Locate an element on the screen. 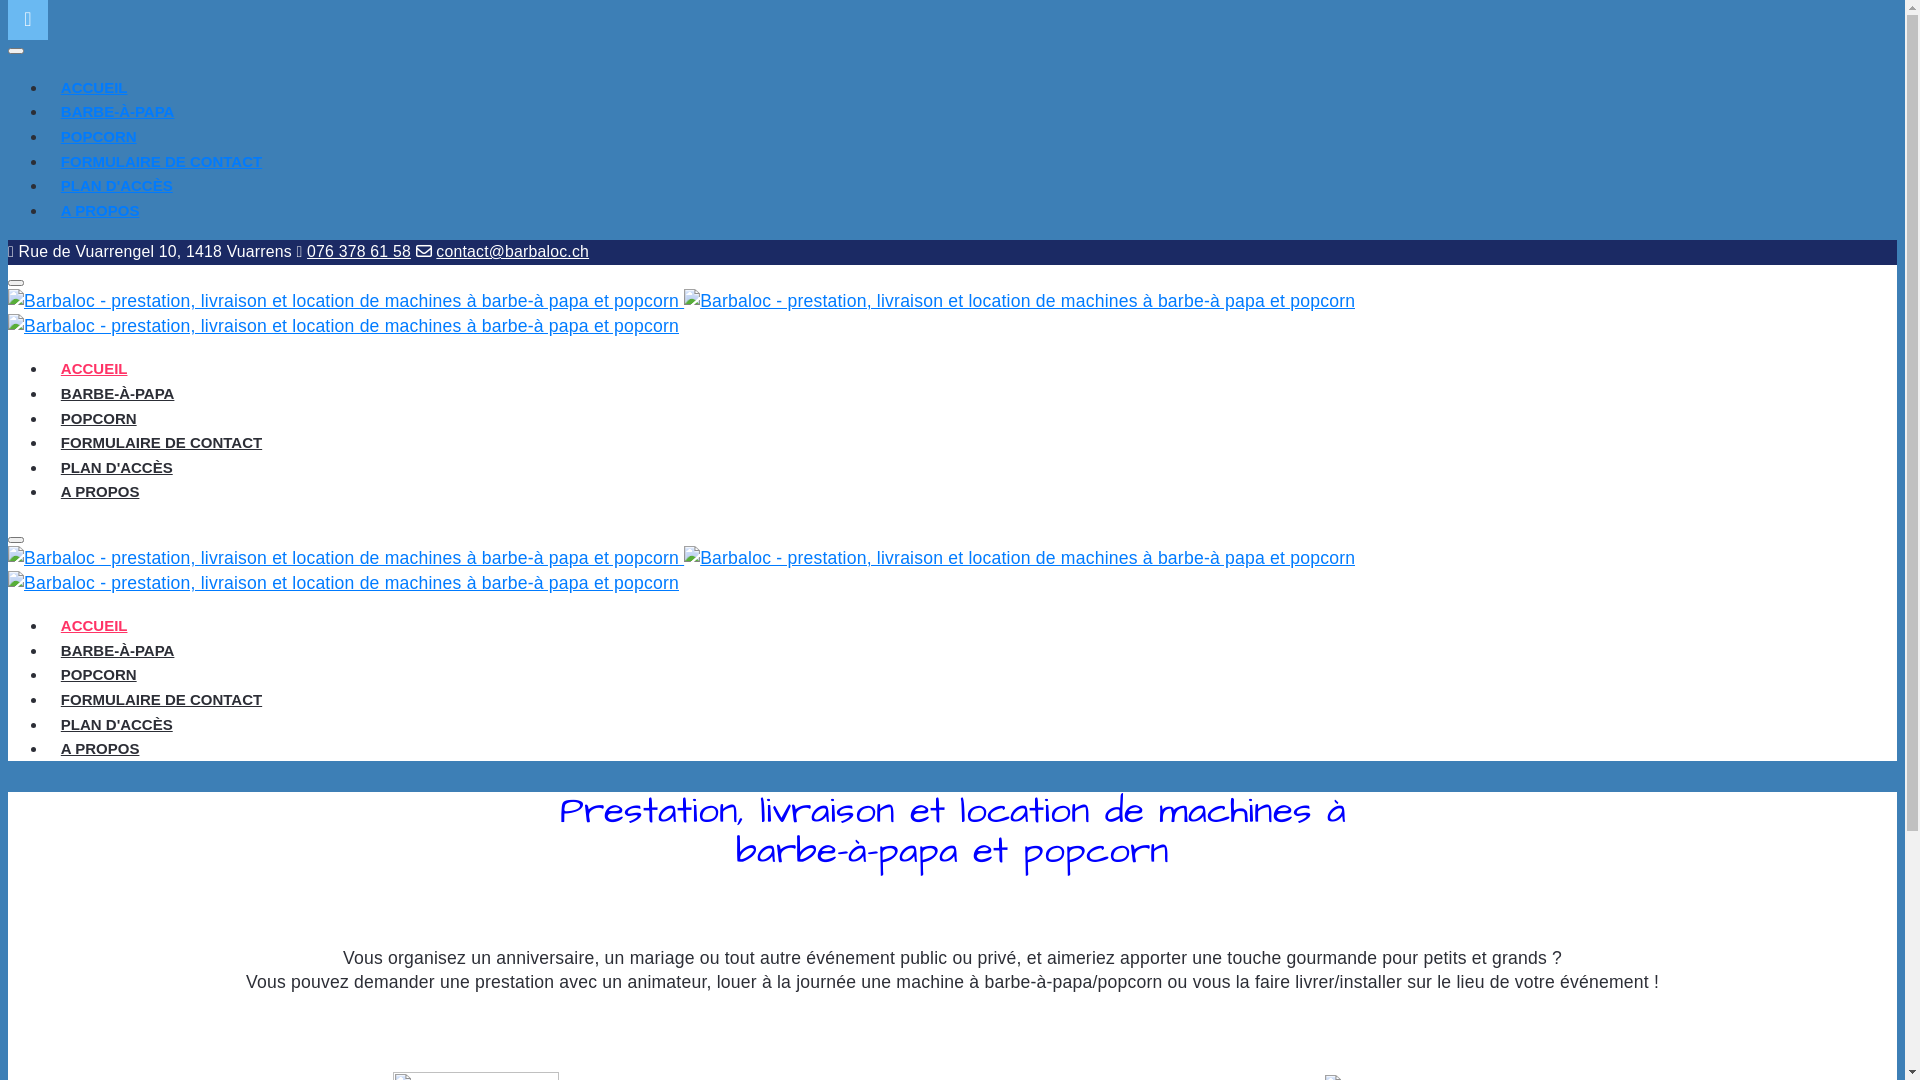 This screenshot has height=1080, width=1920. 'contact@barbaloc.ch' is located at coordinates (435, 250).